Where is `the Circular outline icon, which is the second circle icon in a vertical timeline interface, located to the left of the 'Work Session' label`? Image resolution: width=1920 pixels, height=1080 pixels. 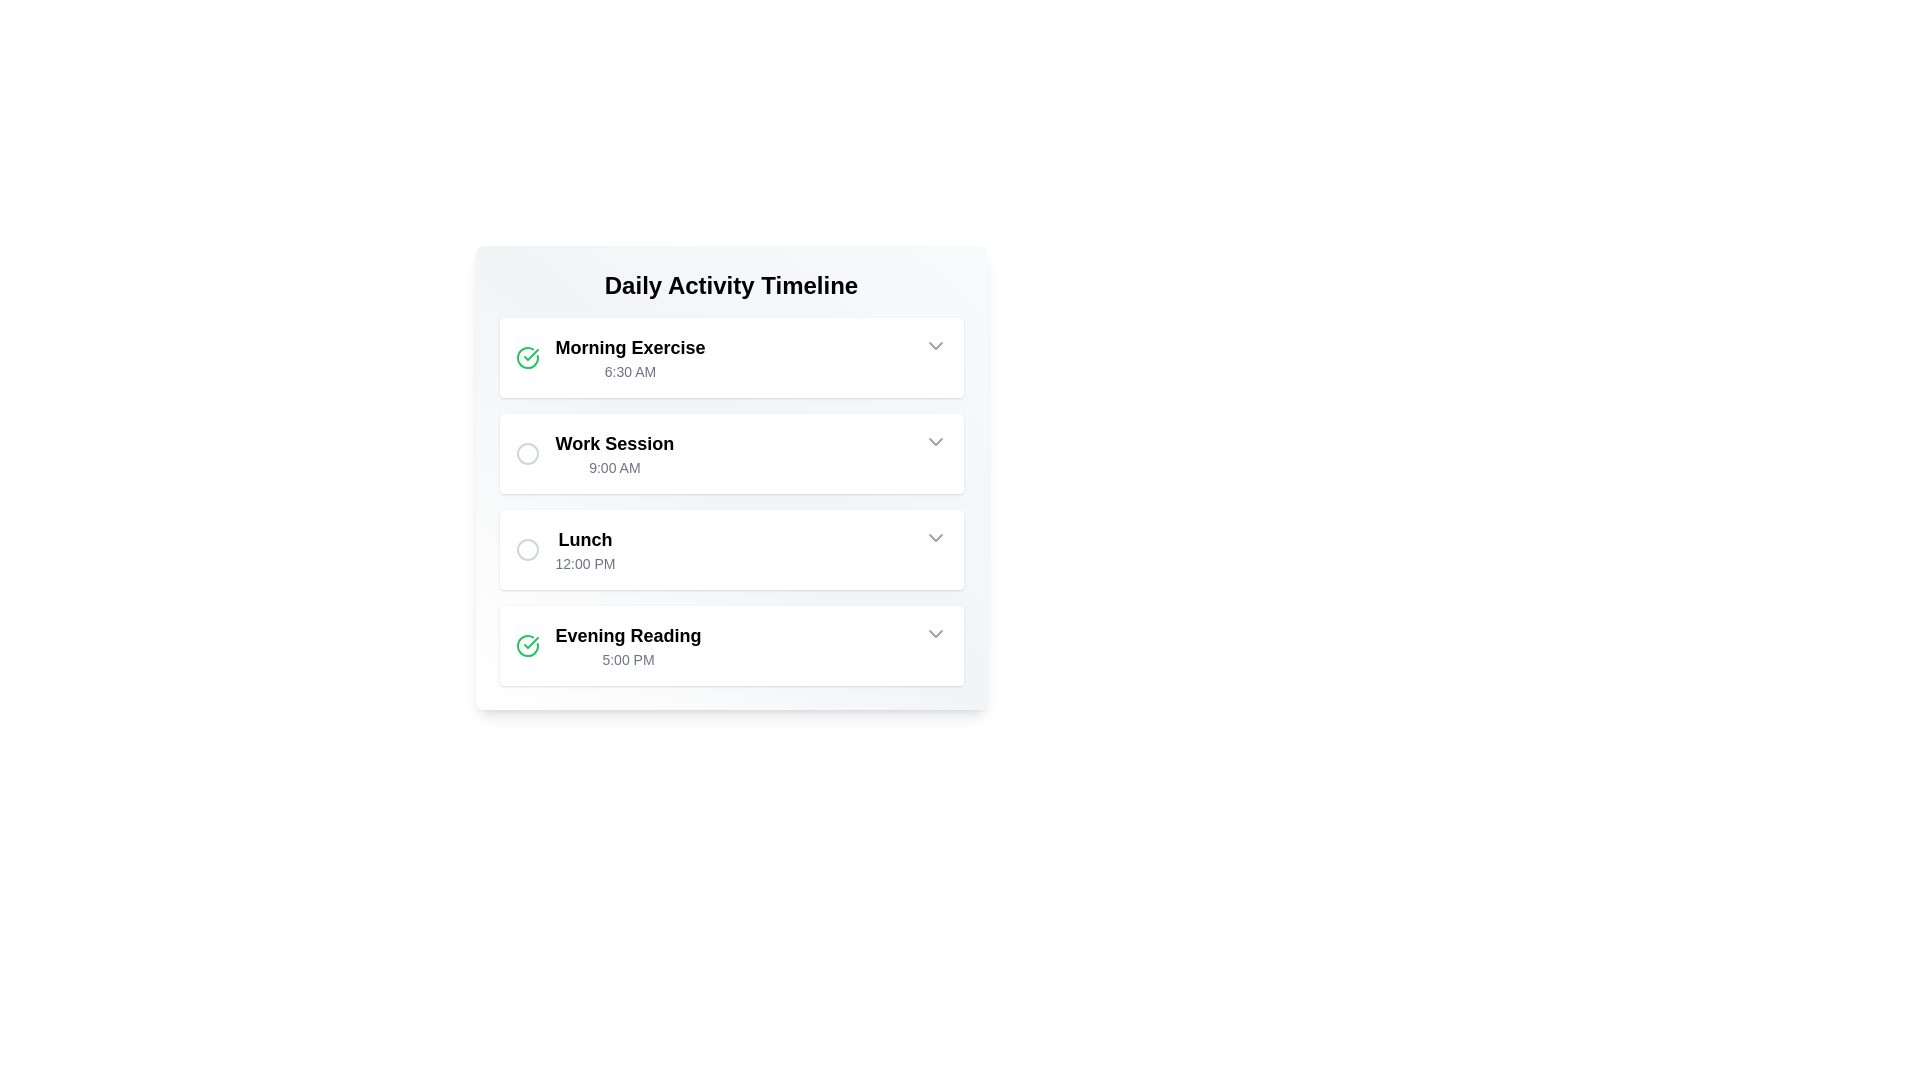 the Circular outline icon, which is the second circle icon in a vertical timeline interface, located to the left of the 'Work Session' label is located at coordinates (527, 454).